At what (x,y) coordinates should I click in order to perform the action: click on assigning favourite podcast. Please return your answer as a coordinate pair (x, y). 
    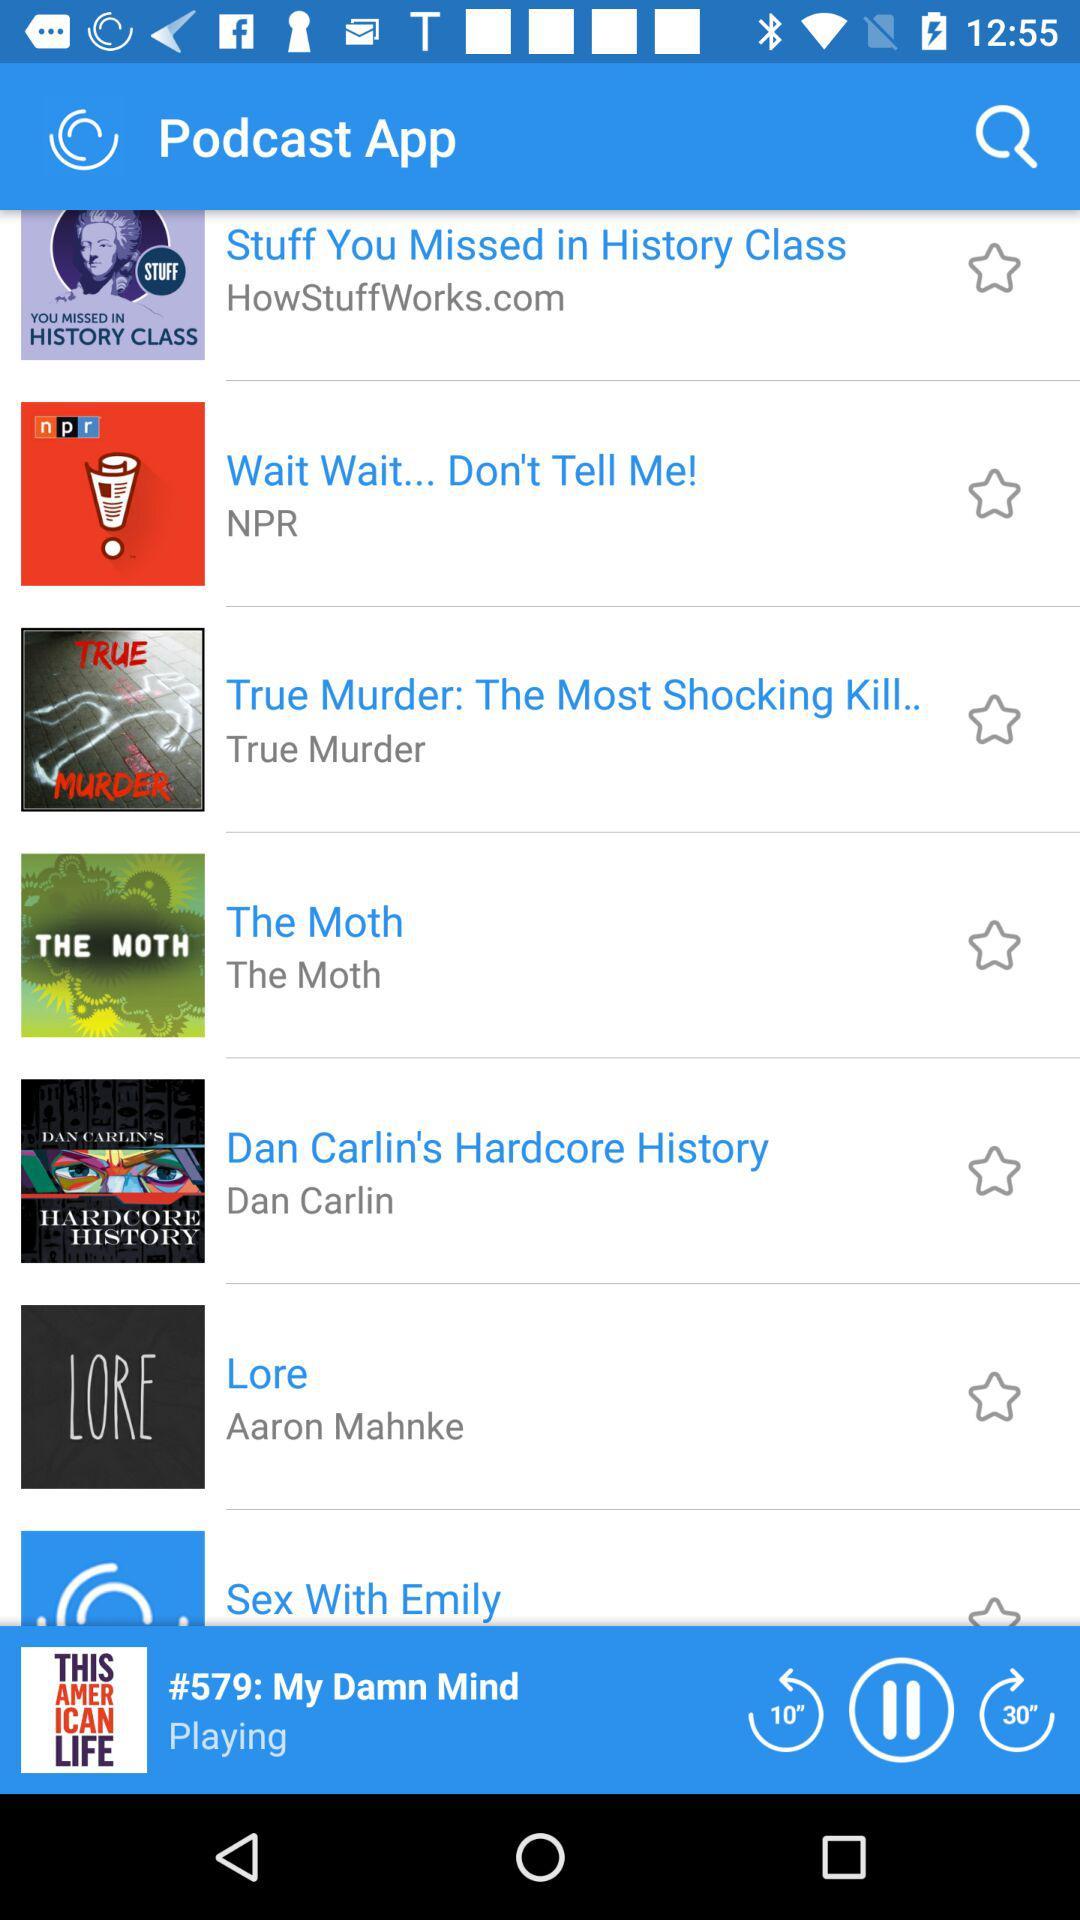
    Looking at the image, I should click on (994, 1170).